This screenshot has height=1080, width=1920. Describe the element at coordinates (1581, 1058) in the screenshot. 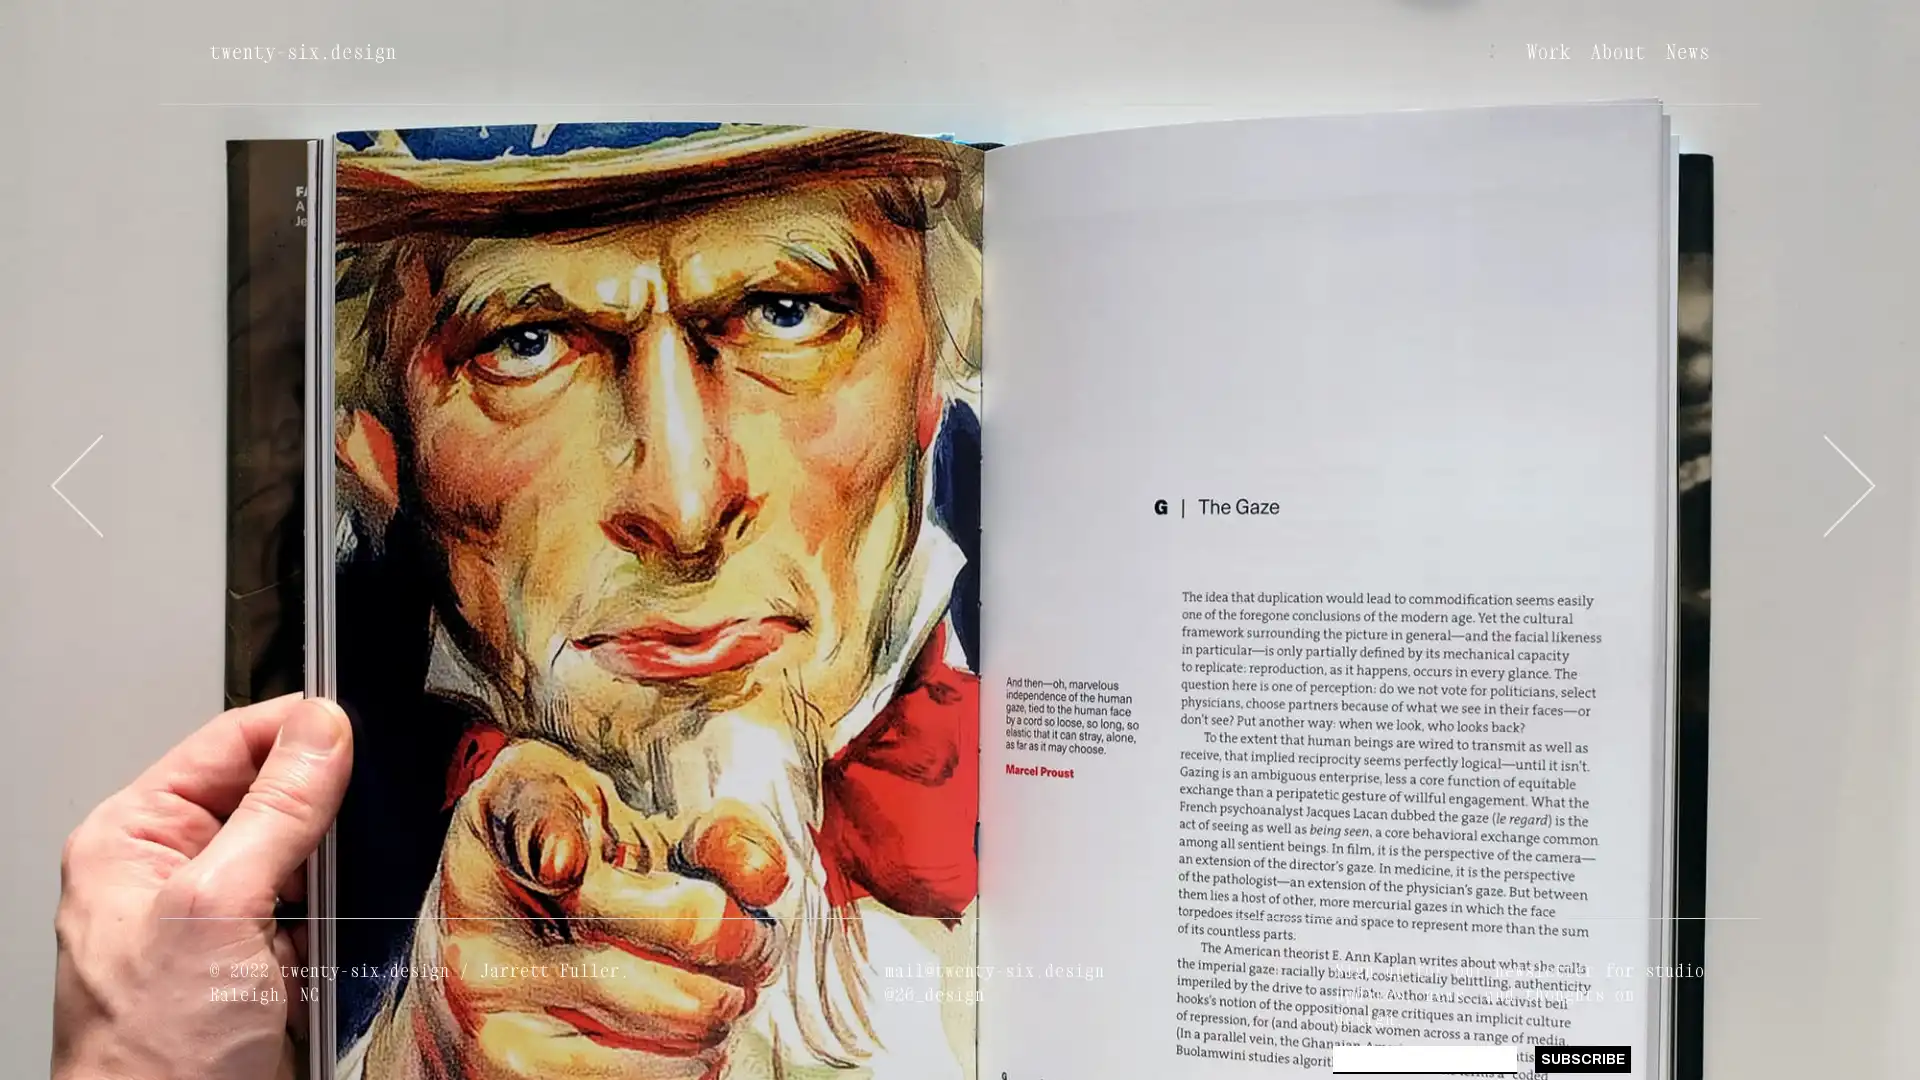

I see `Subscribe` at that location.